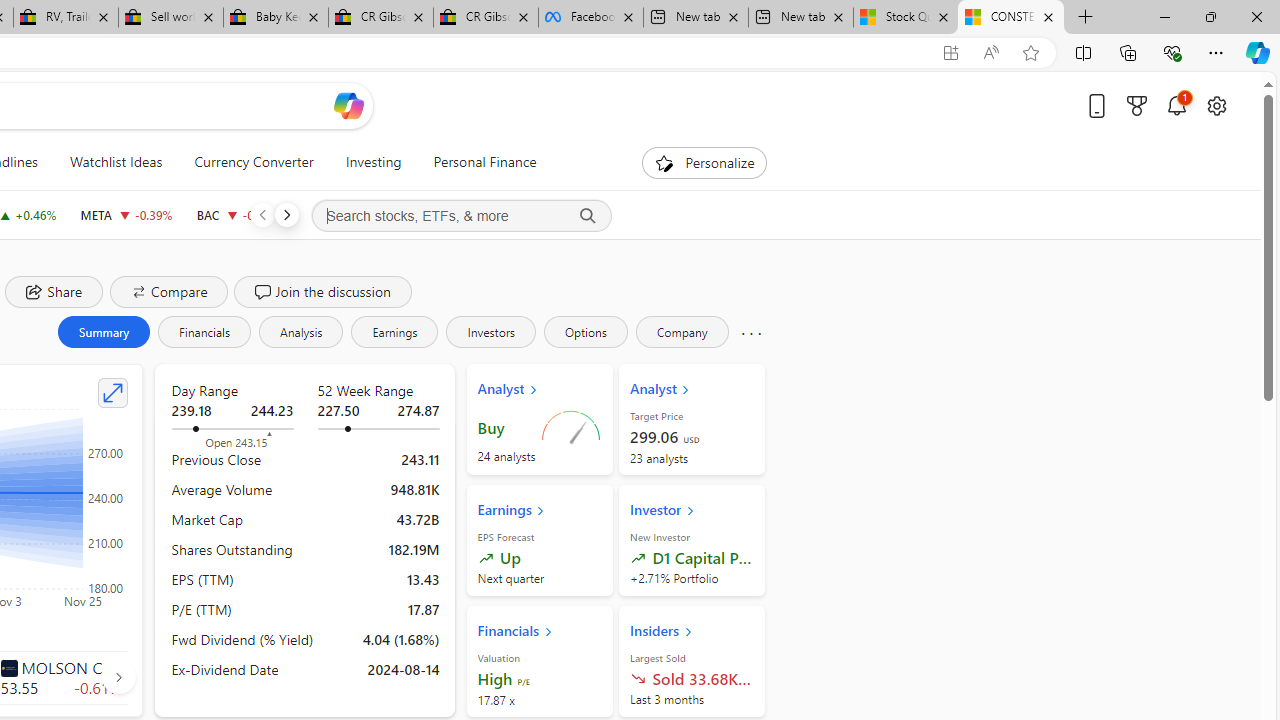 The width and height of the screenshot is (1280, 720). I want to click on 'Previous', so click(261, 214).